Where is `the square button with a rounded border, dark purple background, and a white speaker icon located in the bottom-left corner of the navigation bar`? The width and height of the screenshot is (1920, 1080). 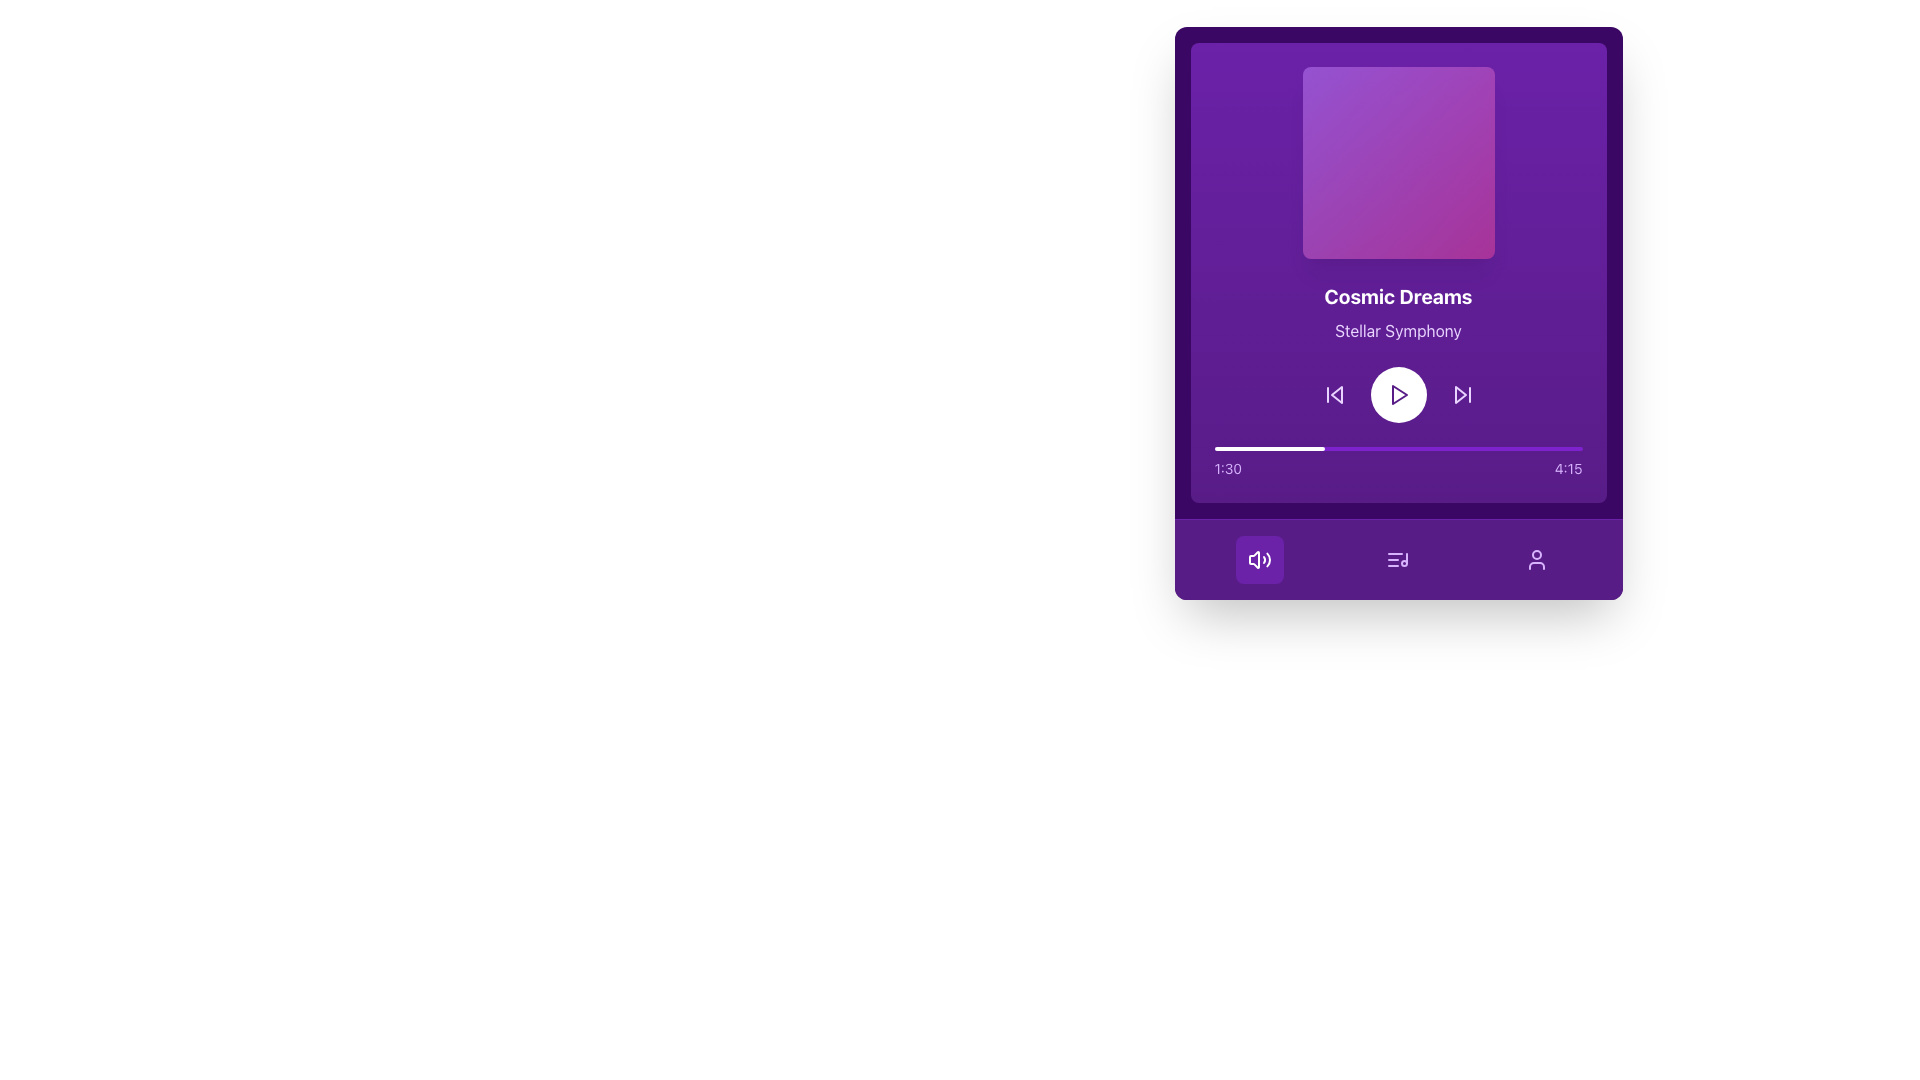 the square button with a rounded border, dark purple background, and a white speaker icon located in the bottom-left corner of the navigation bar is located at coordinates (1258, 559).